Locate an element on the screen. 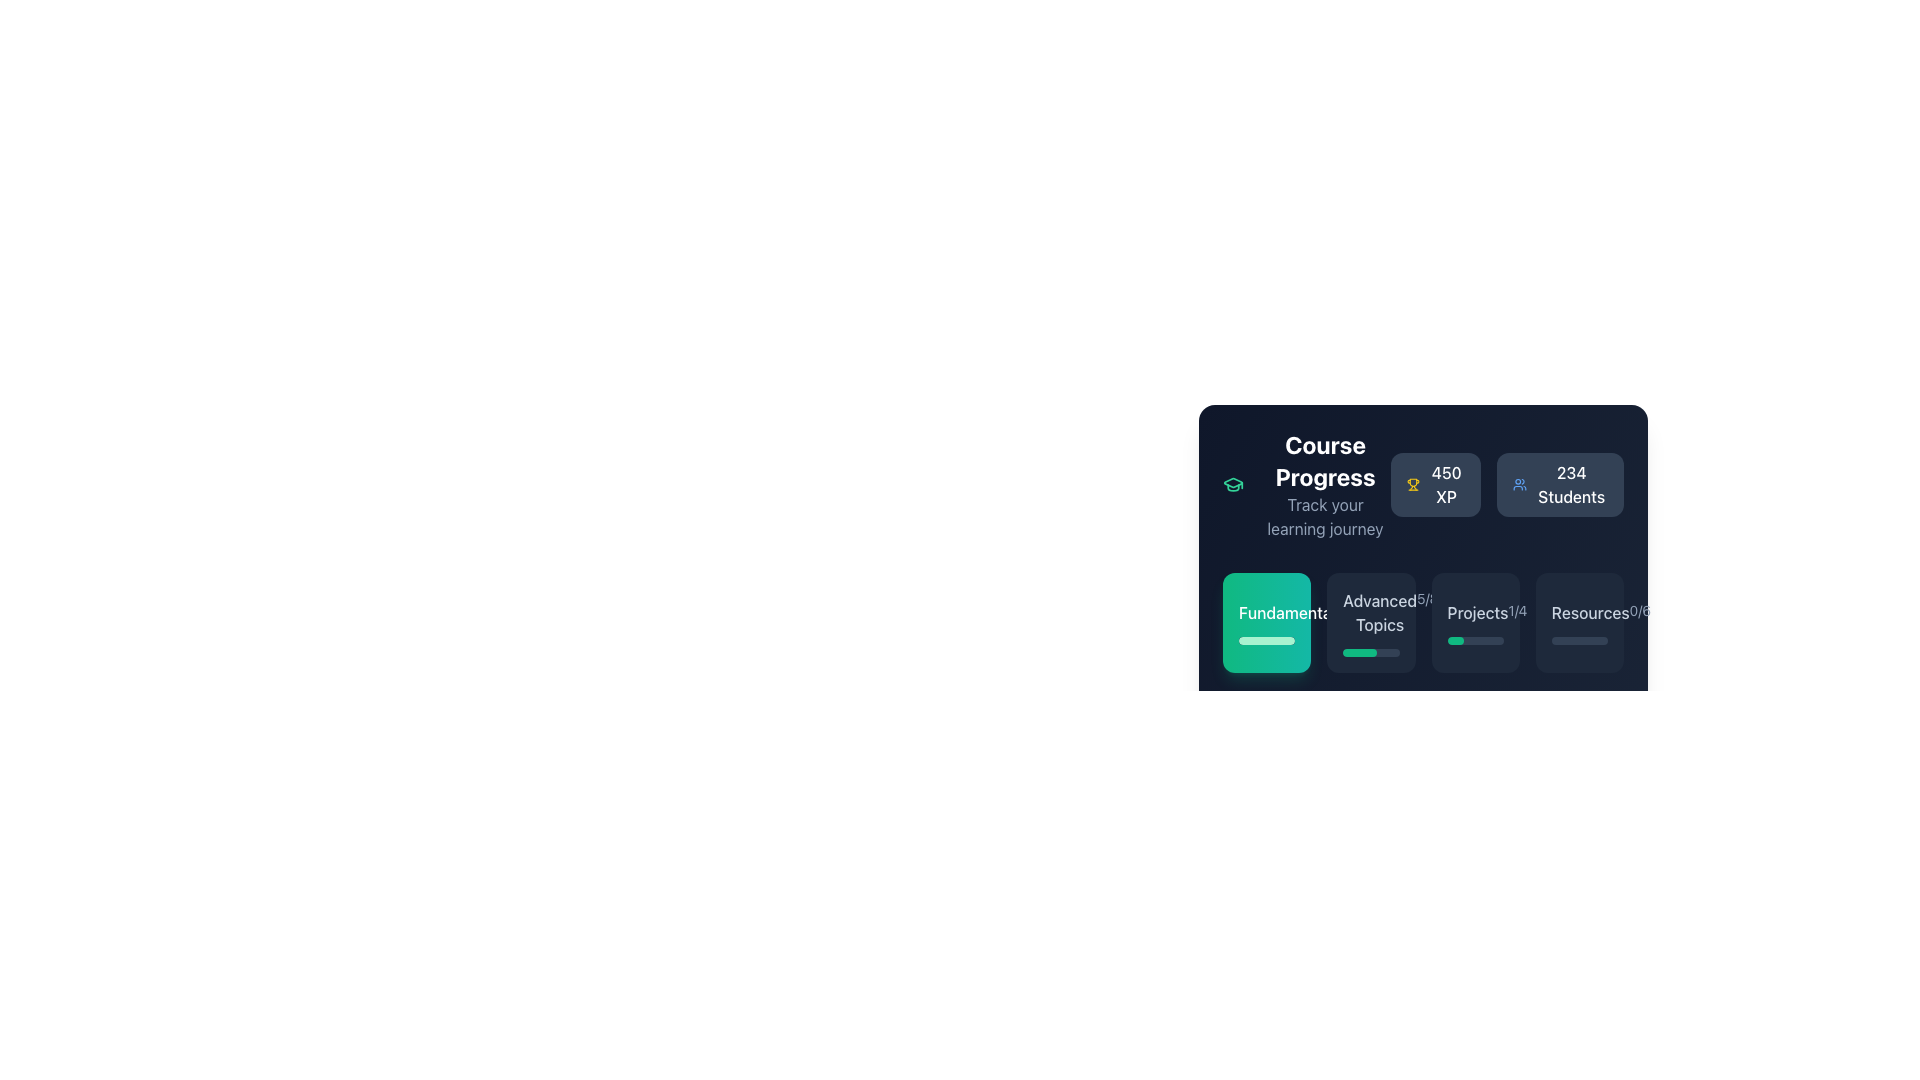  the filled portion of the progress bar located beneath the 'Course Progress' section, which is a horizontal bar with a vibrant green fill representing 60% completion is located at coordinates (1360, 652).